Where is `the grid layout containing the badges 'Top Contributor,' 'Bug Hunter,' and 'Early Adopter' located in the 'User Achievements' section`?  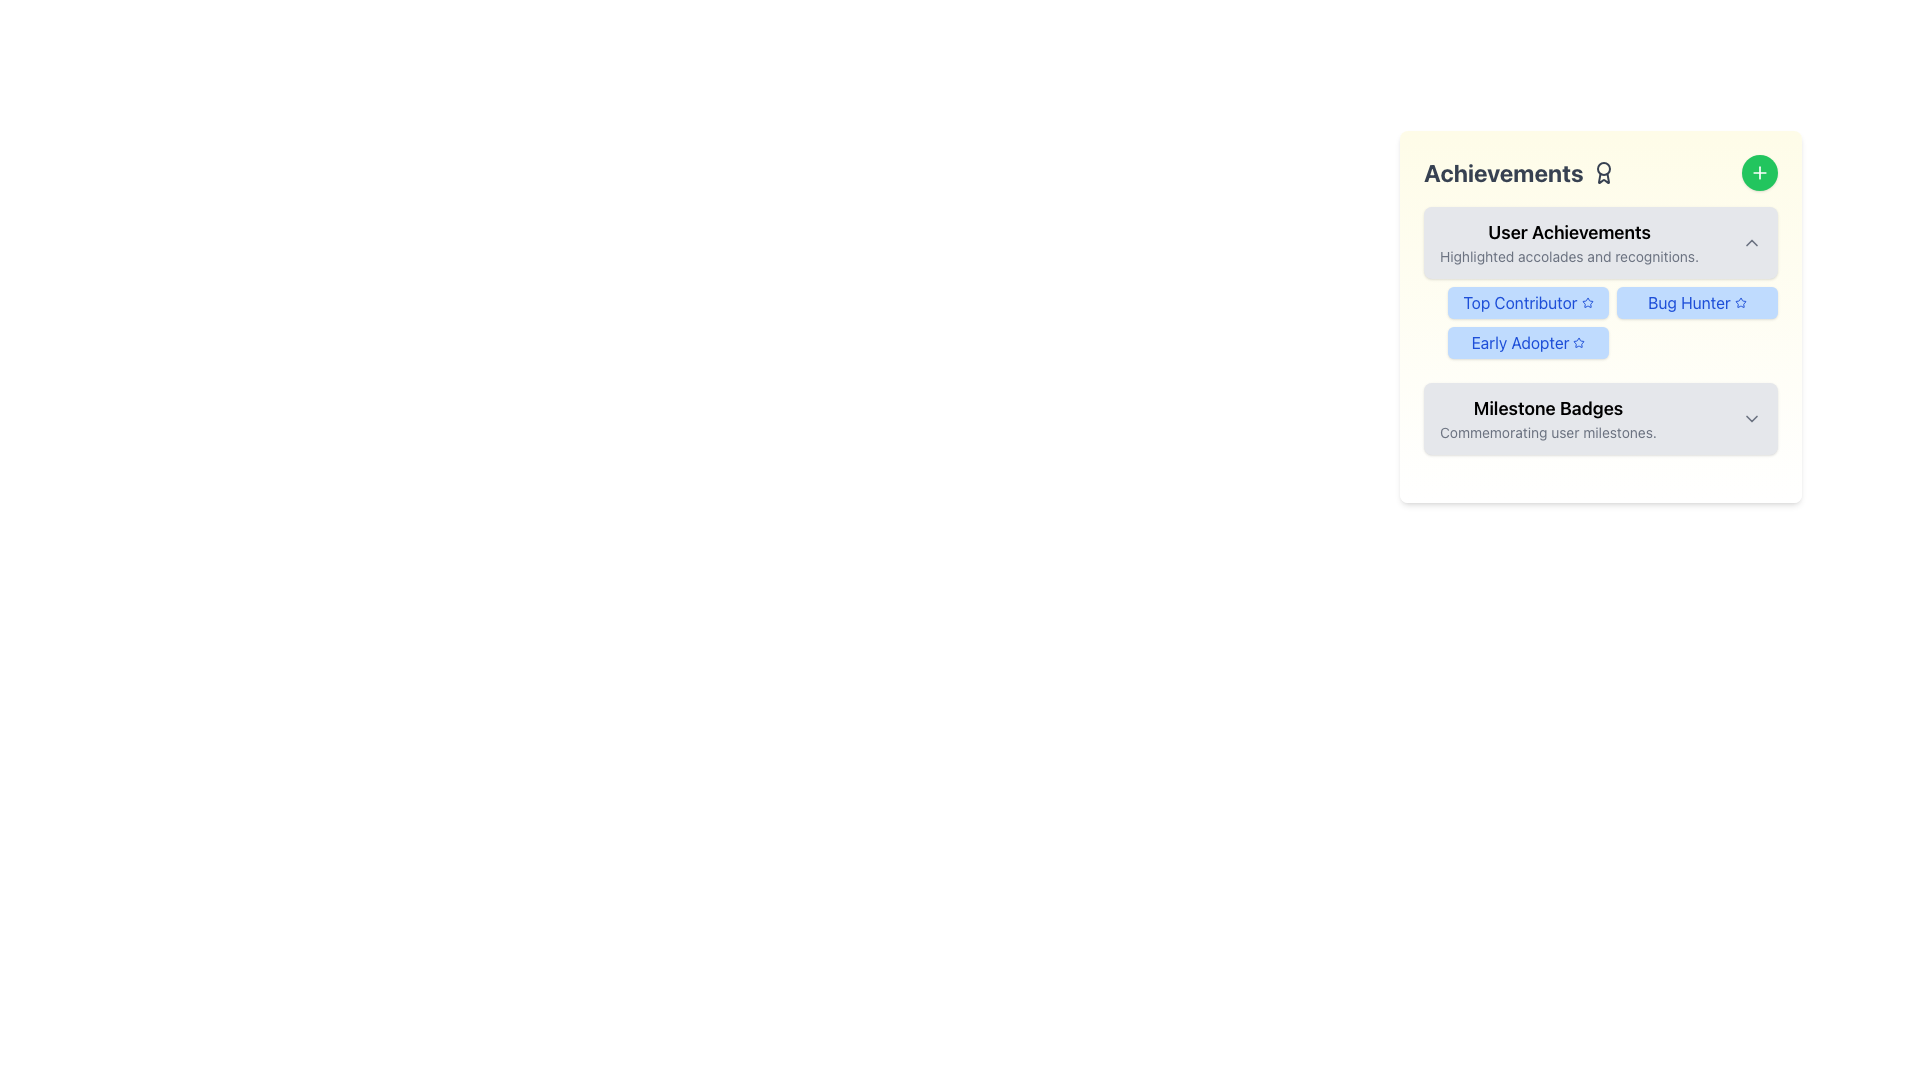 the grid layout containing the badges 'Top Contributor,' 'Bug Hunter,' and 'Early Adopter' located in the 'User Achievements' section is located at coordinates (1612, 322).